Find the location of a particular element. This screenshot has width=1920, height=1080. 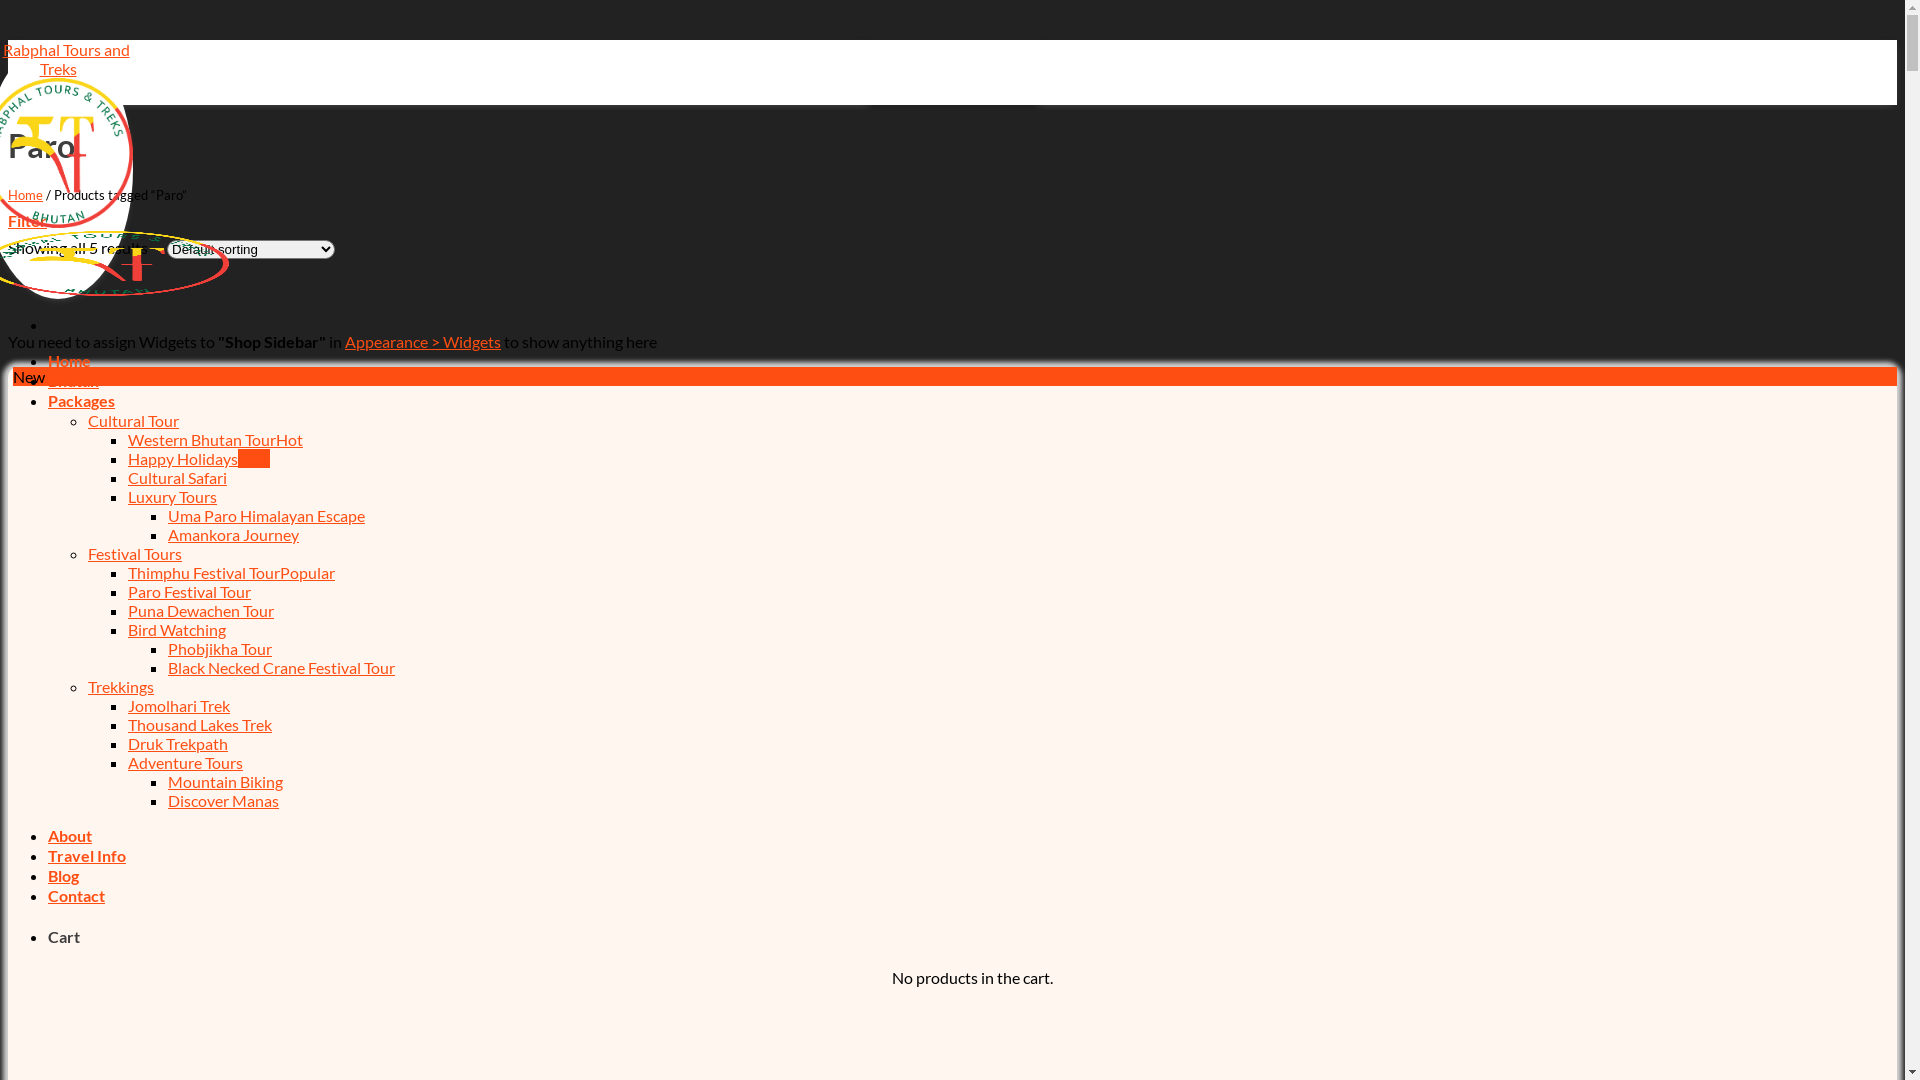

'Travel Info' is located at coordinates (85, 855).